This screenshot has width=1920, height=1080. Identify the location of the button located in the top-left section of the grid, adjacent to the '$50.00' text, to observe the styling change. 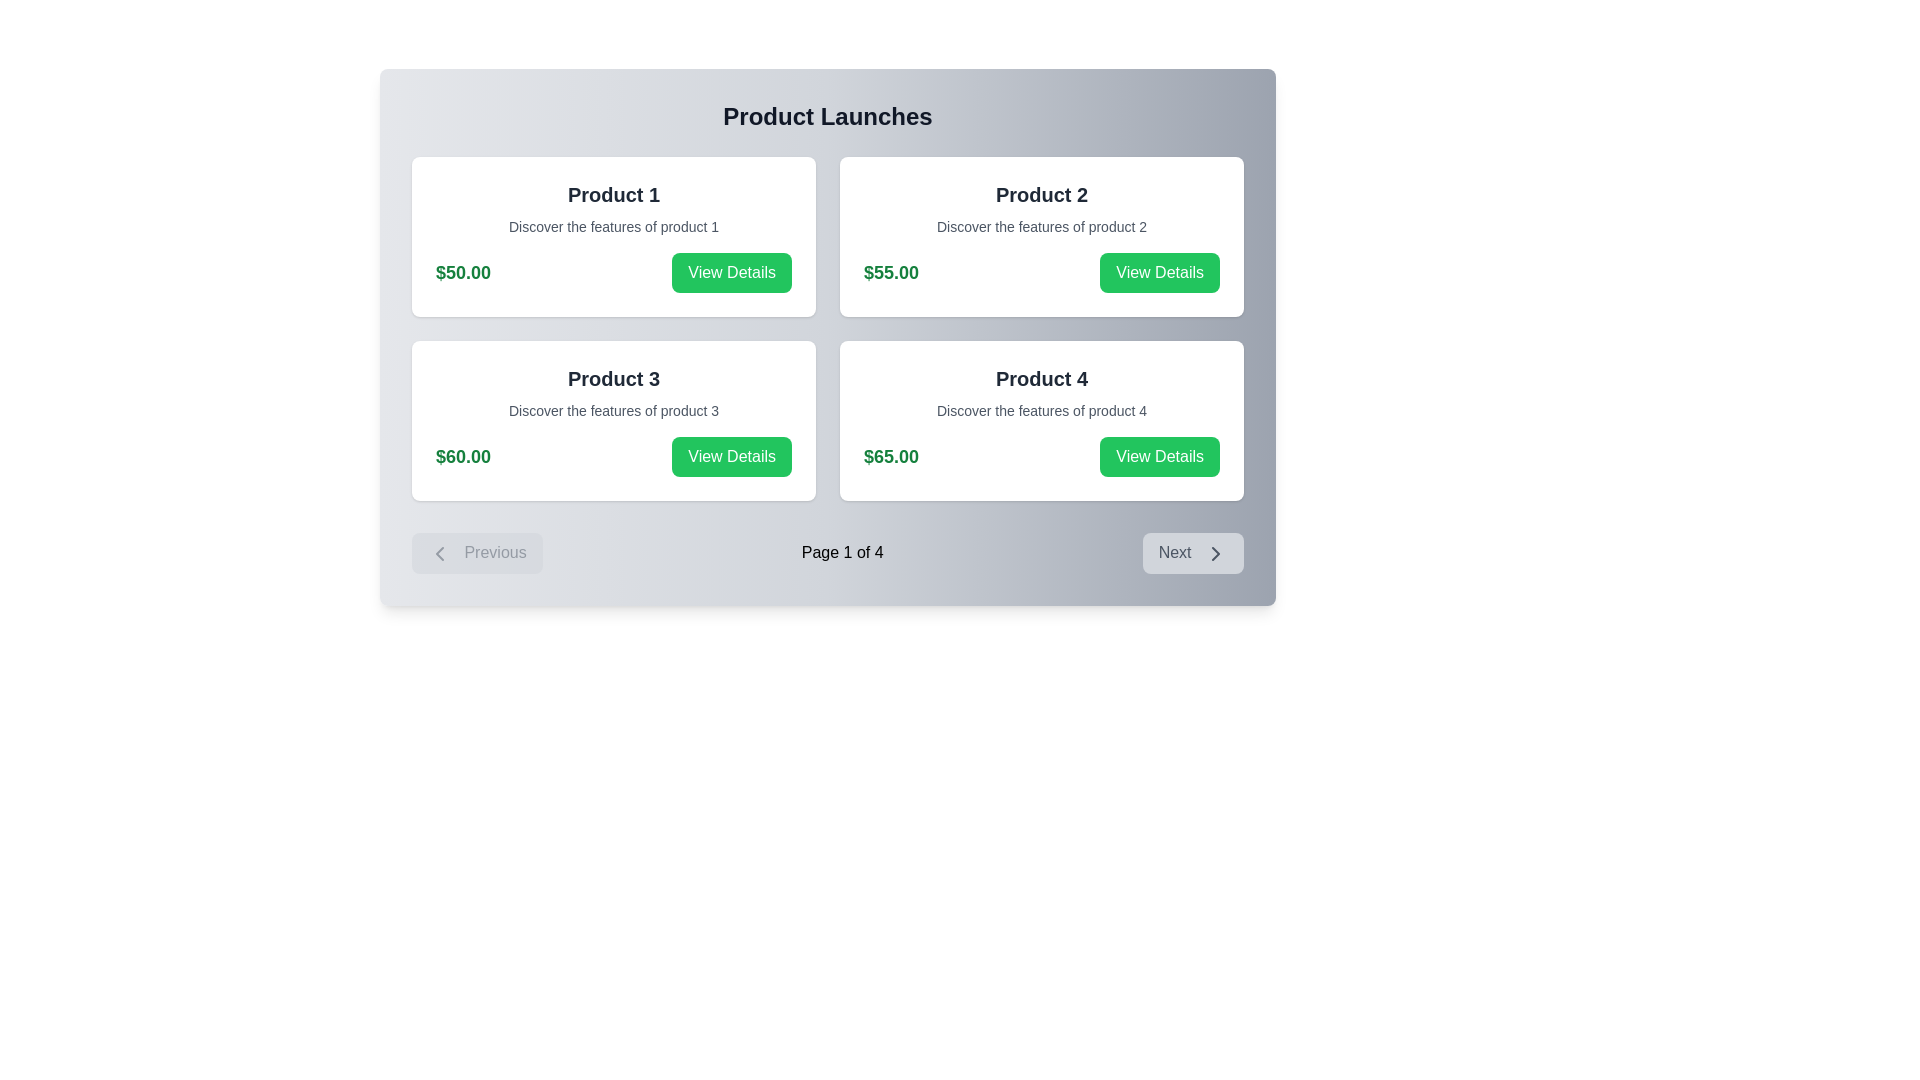
(731, 273).